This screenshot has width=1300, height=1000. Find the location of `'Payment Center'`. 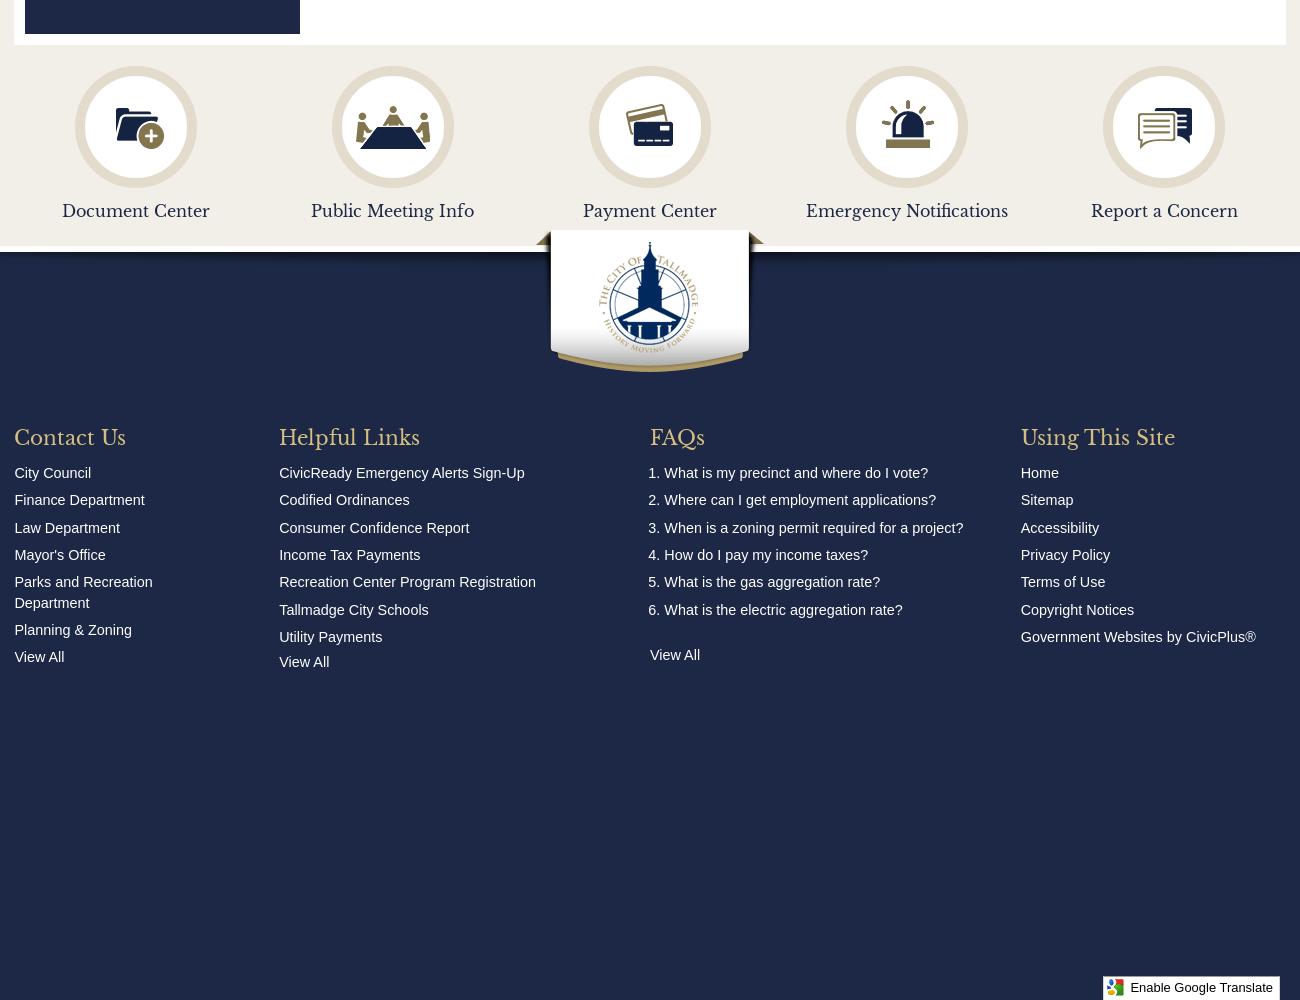

'Payment Center' is located at coordinates (648, 210).